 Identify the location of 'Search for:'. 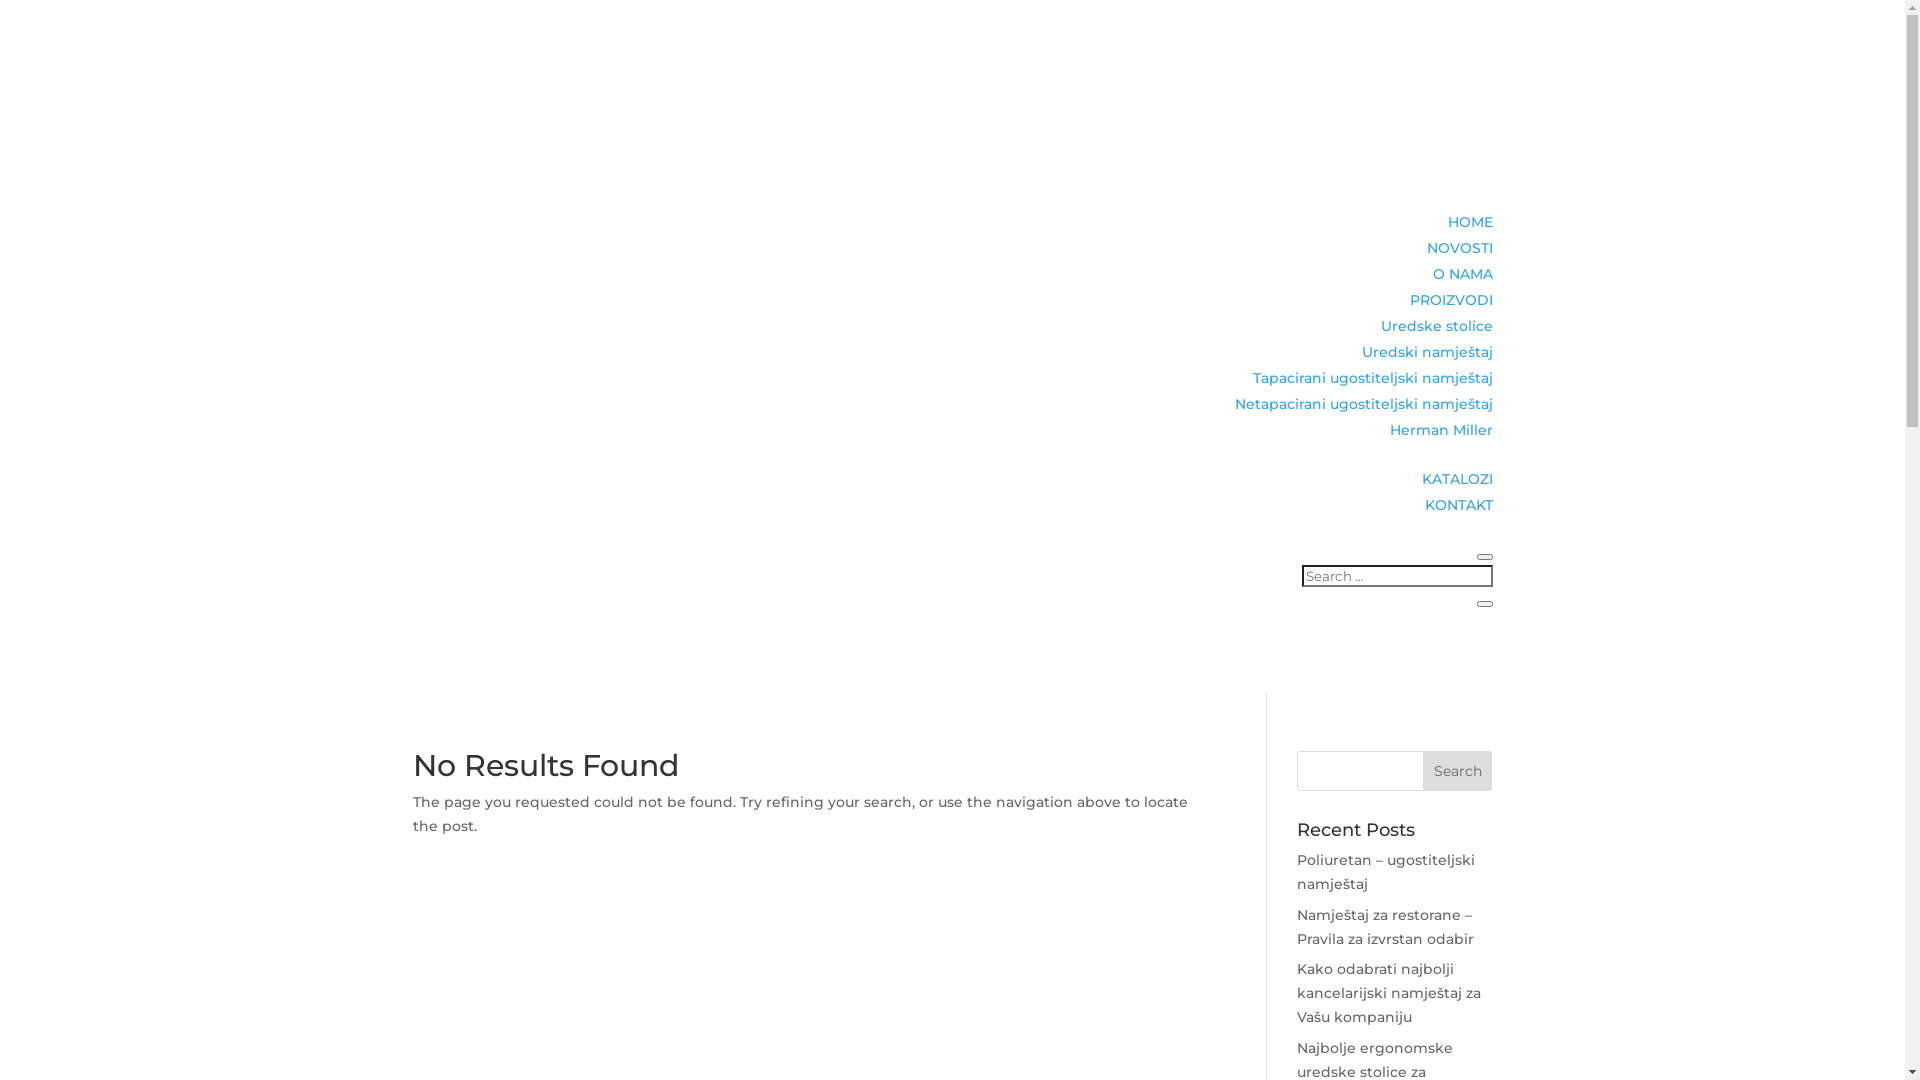
(1396, 575).